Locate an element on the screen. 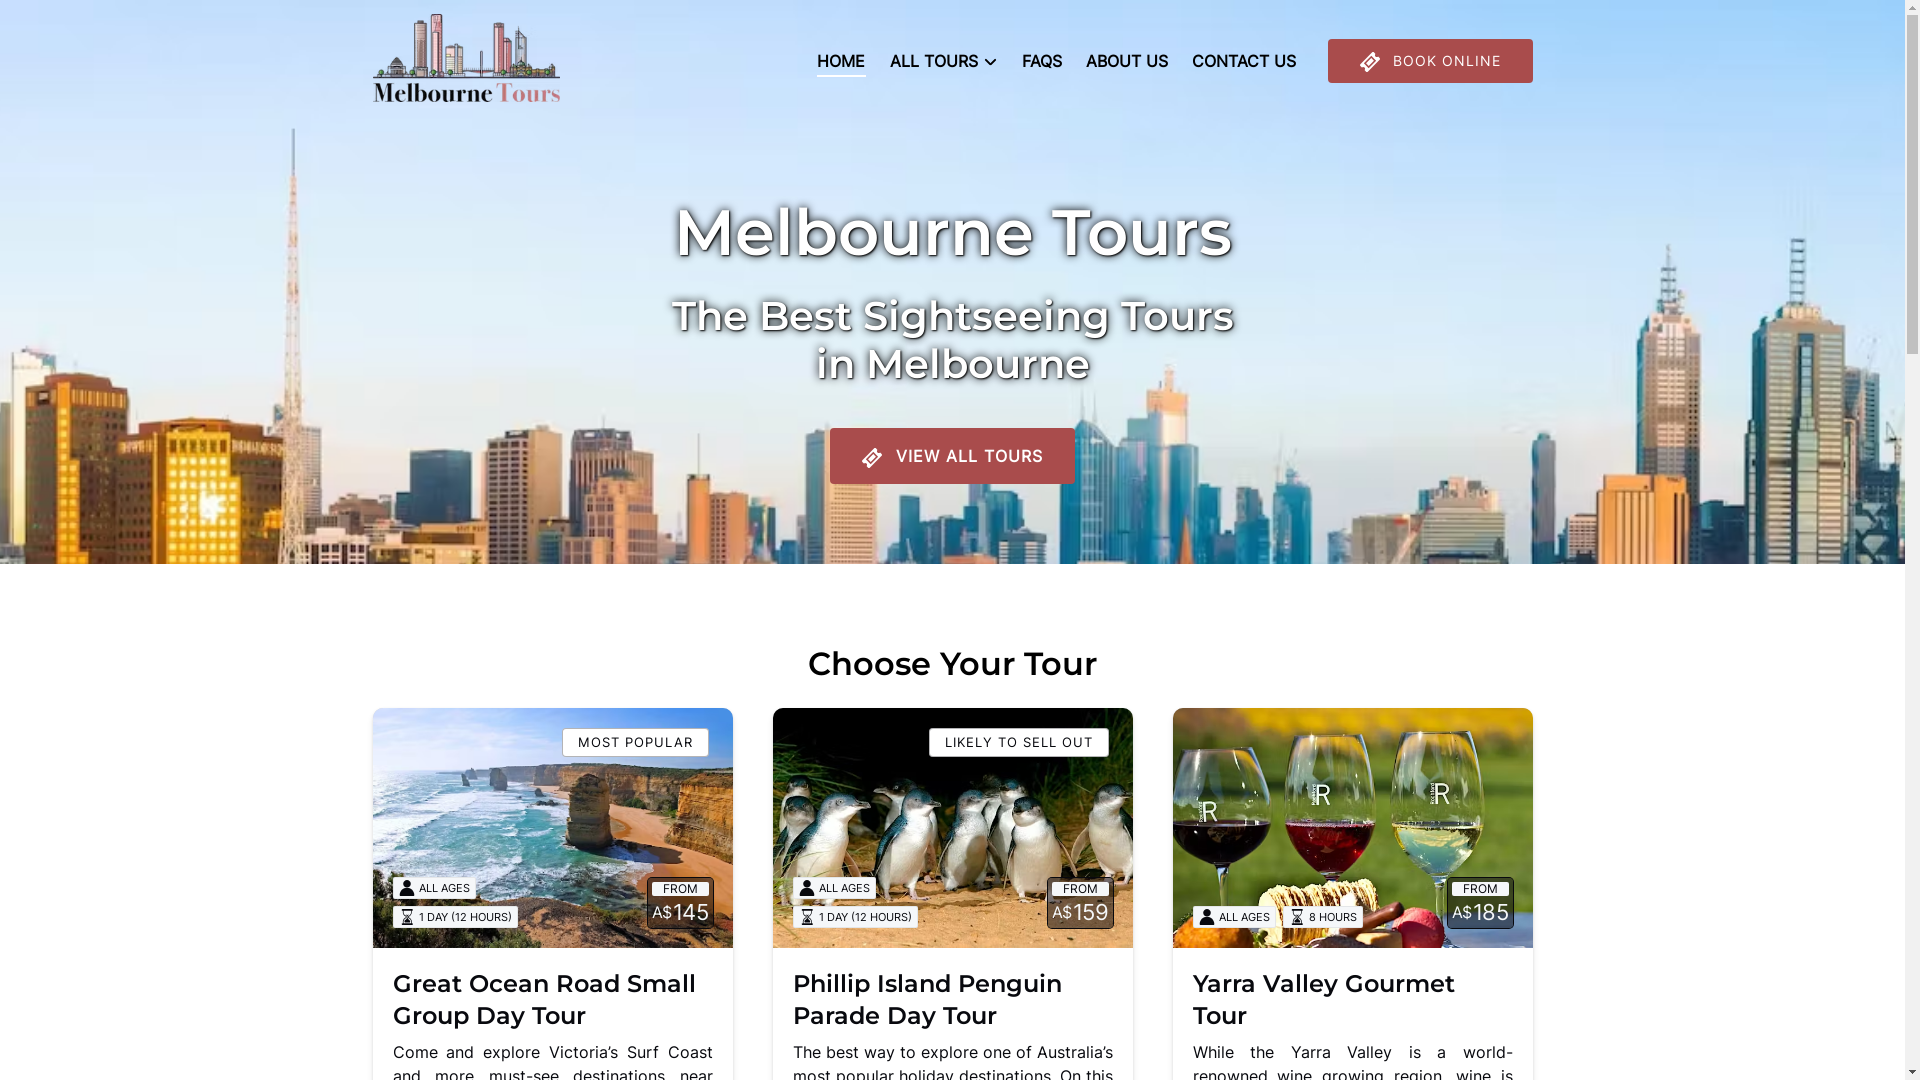  'Yarra Valley Gourmet Tour' is located at coordinates (1323, 999).